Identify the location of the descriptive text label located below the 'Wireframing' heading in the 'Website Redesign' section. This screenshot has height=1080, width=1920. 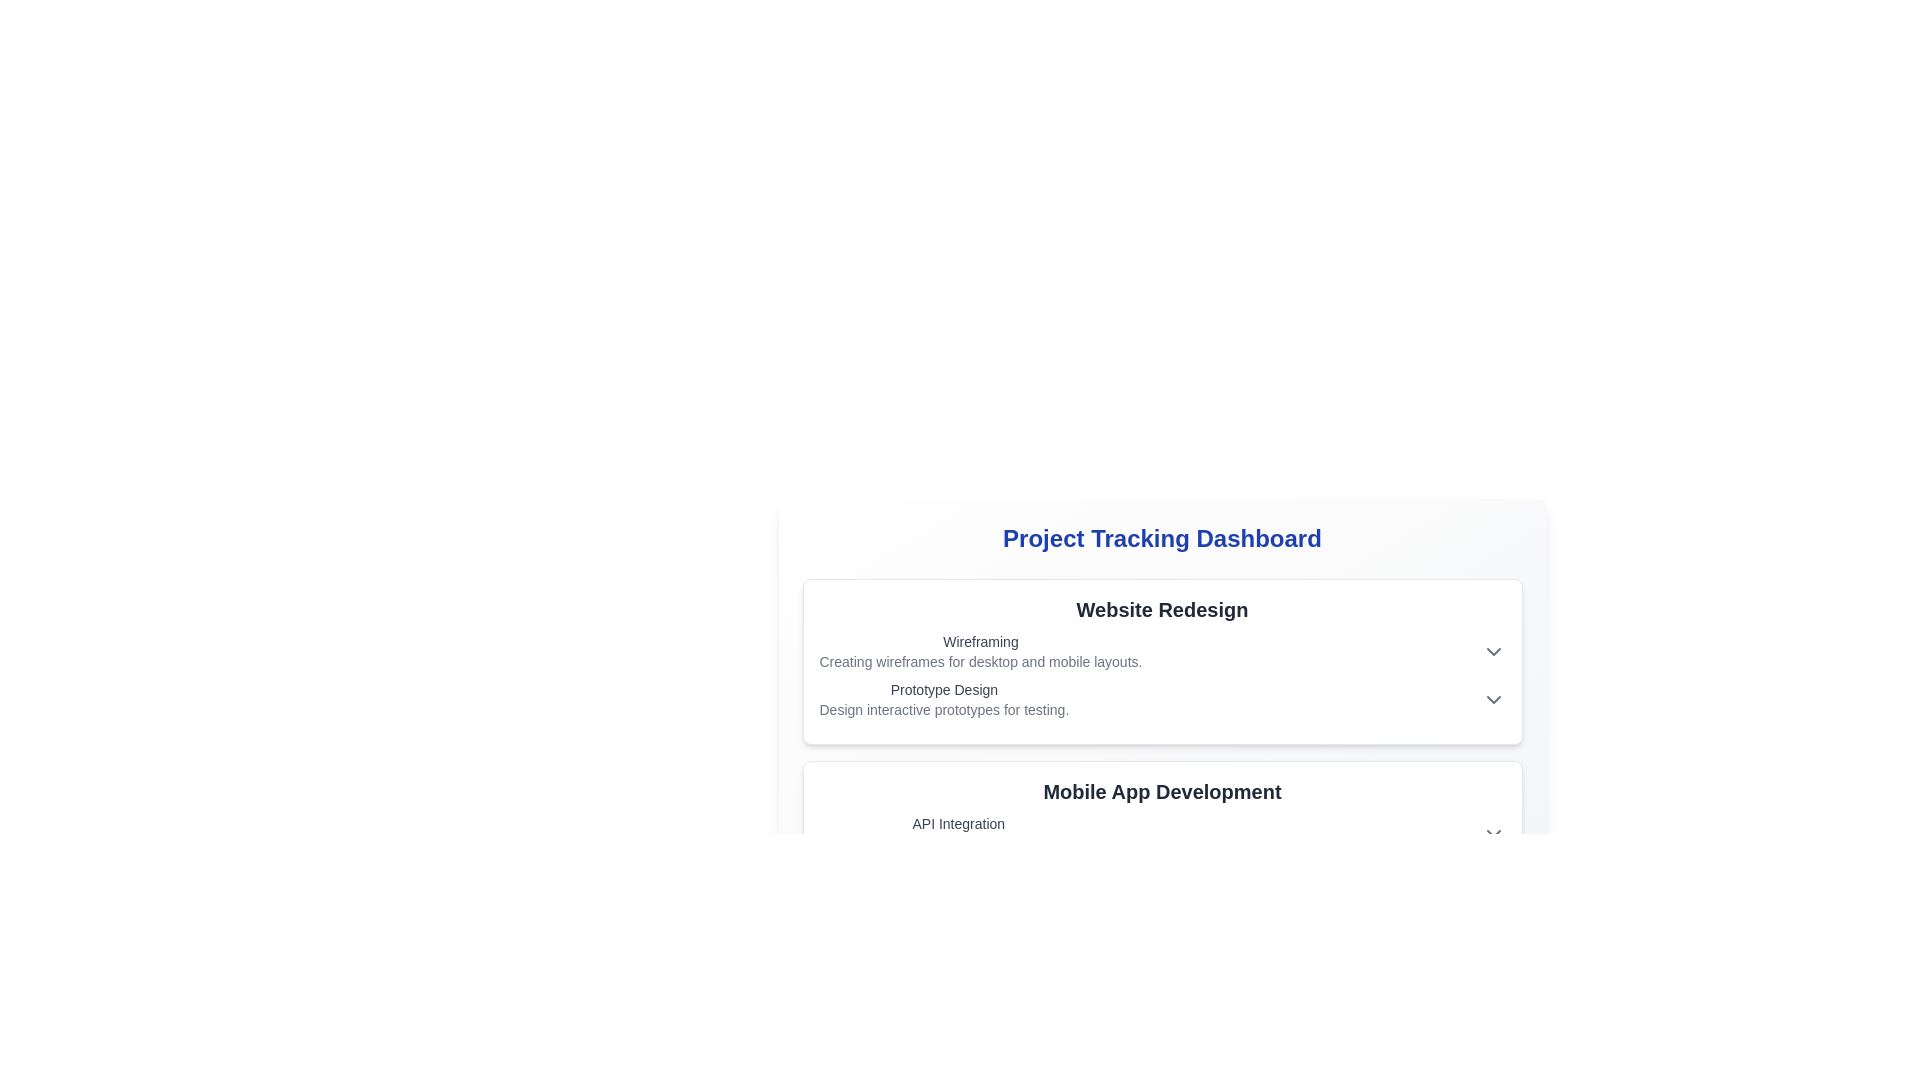
(980, 662).